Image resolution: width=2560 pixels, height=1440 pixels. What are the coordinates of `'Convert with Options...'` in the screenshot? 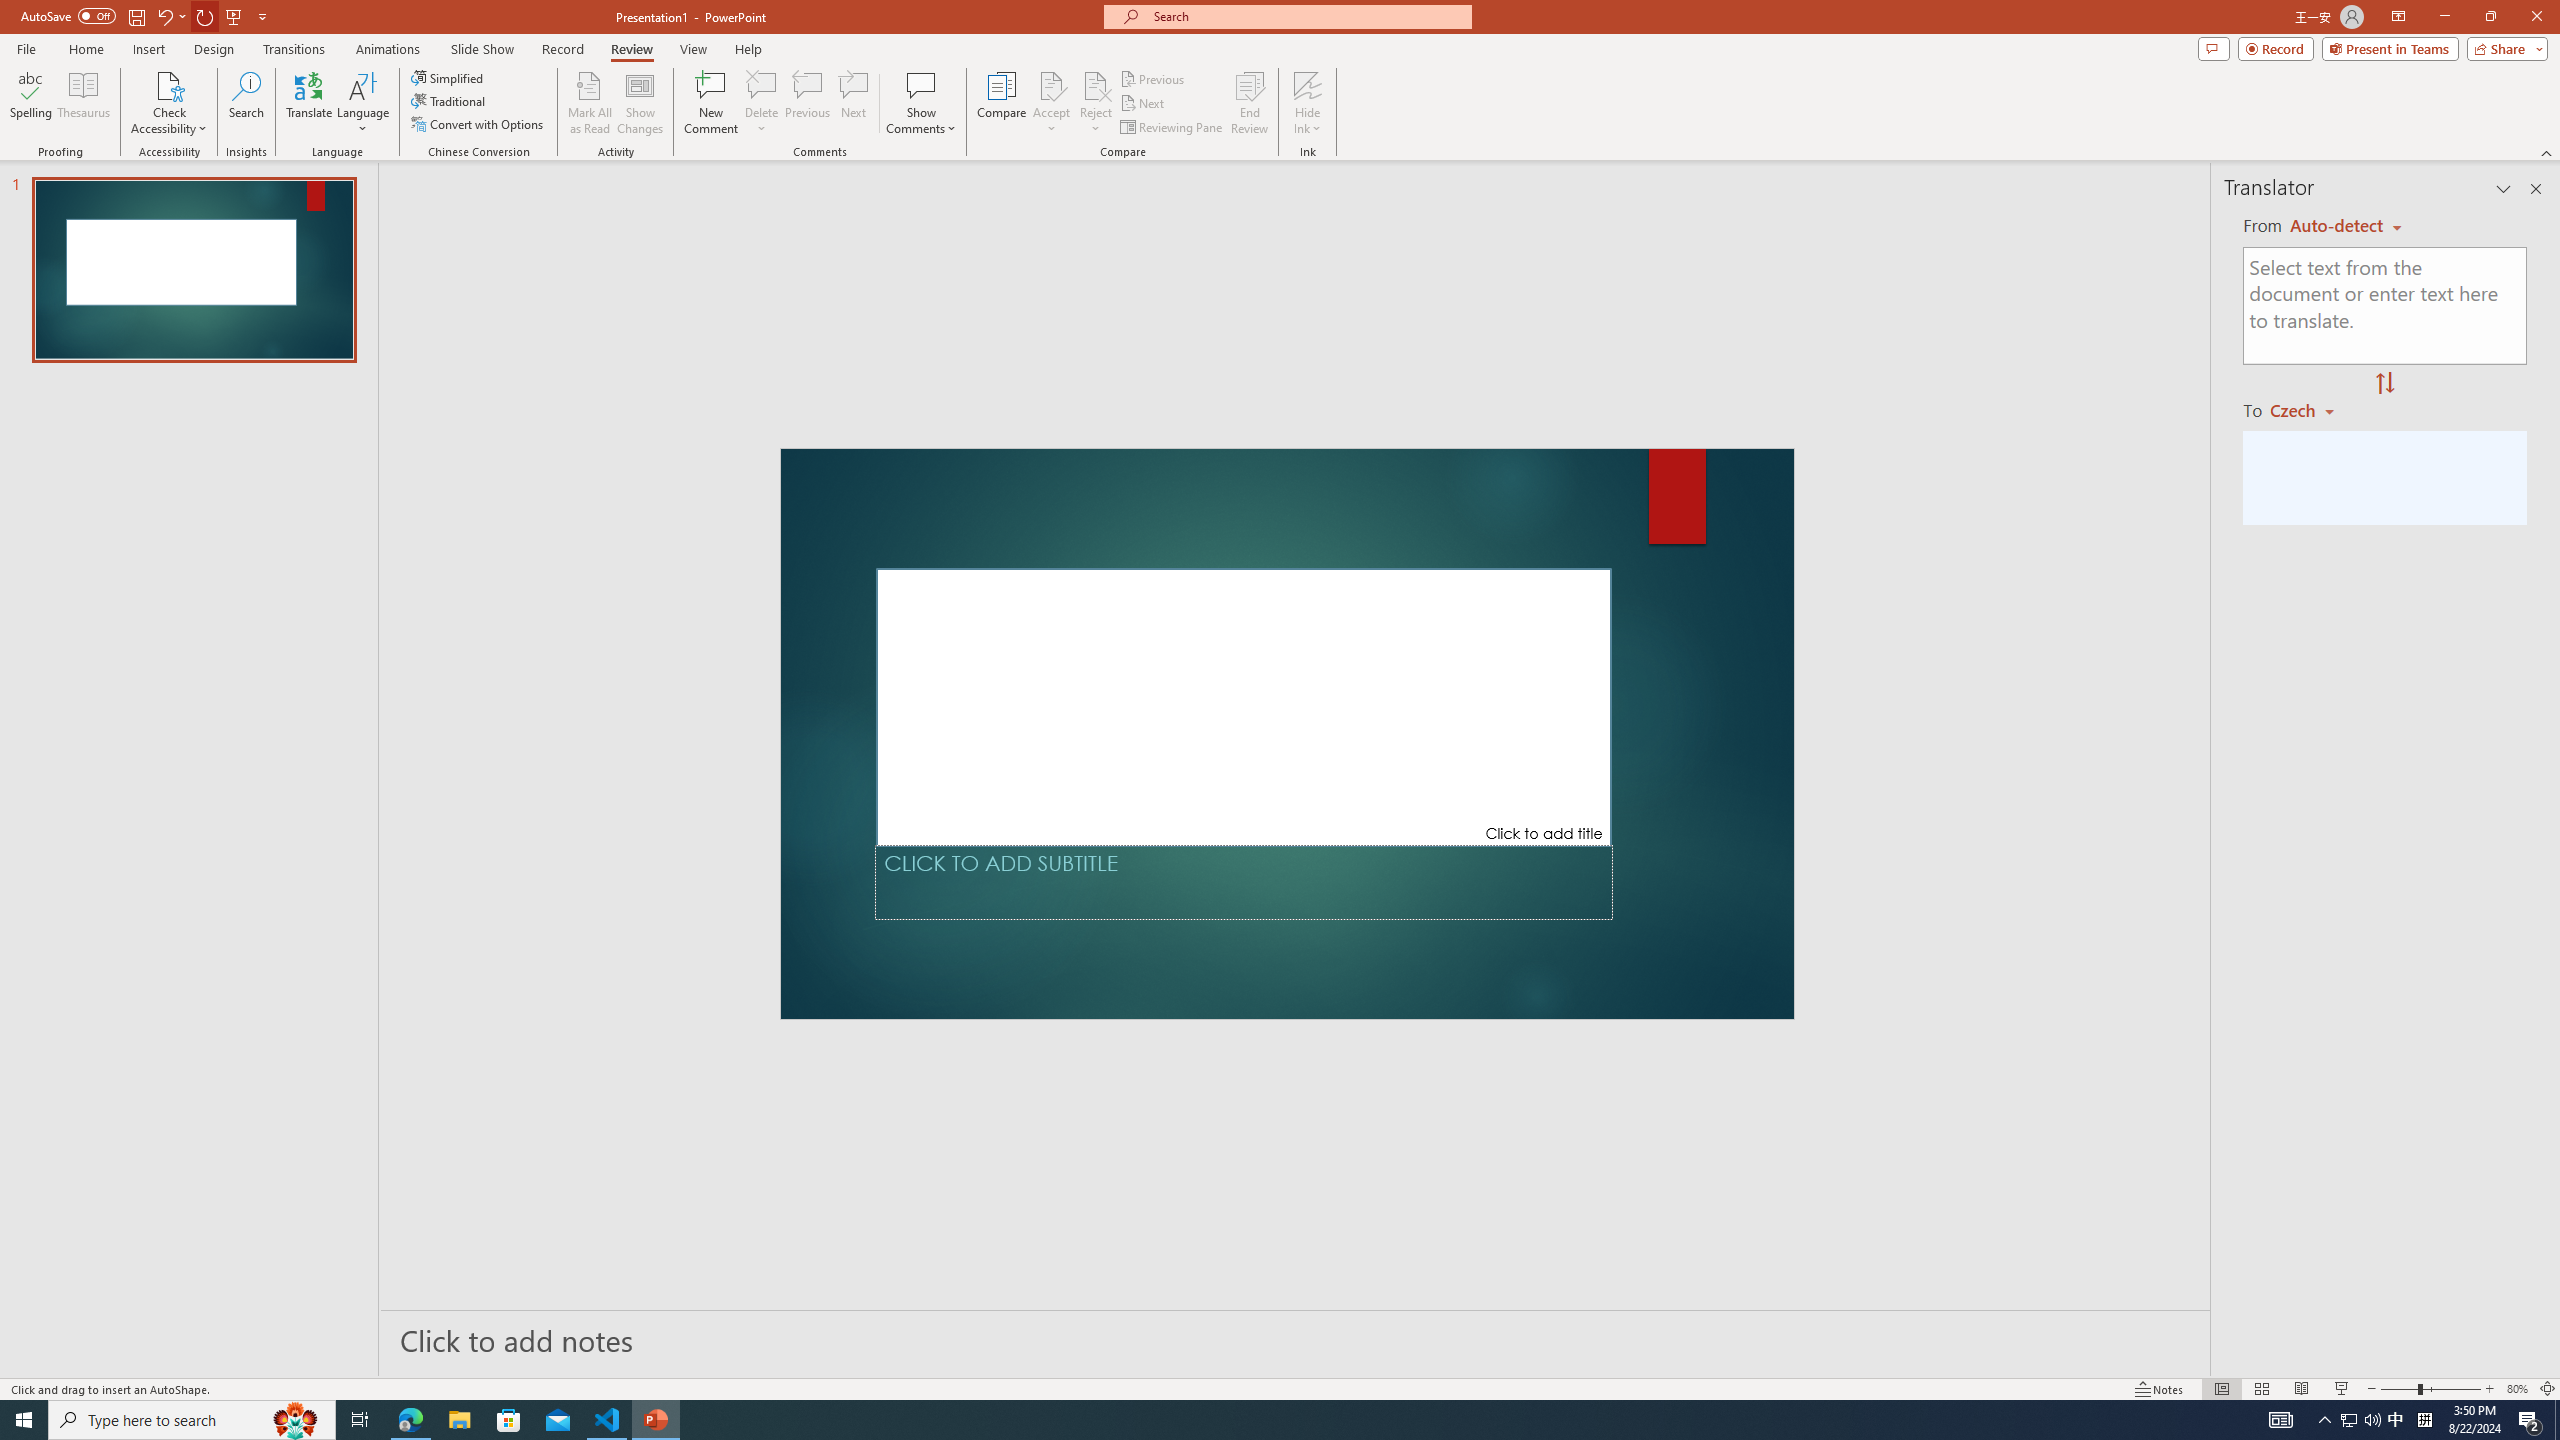 It's located at (477, 122).